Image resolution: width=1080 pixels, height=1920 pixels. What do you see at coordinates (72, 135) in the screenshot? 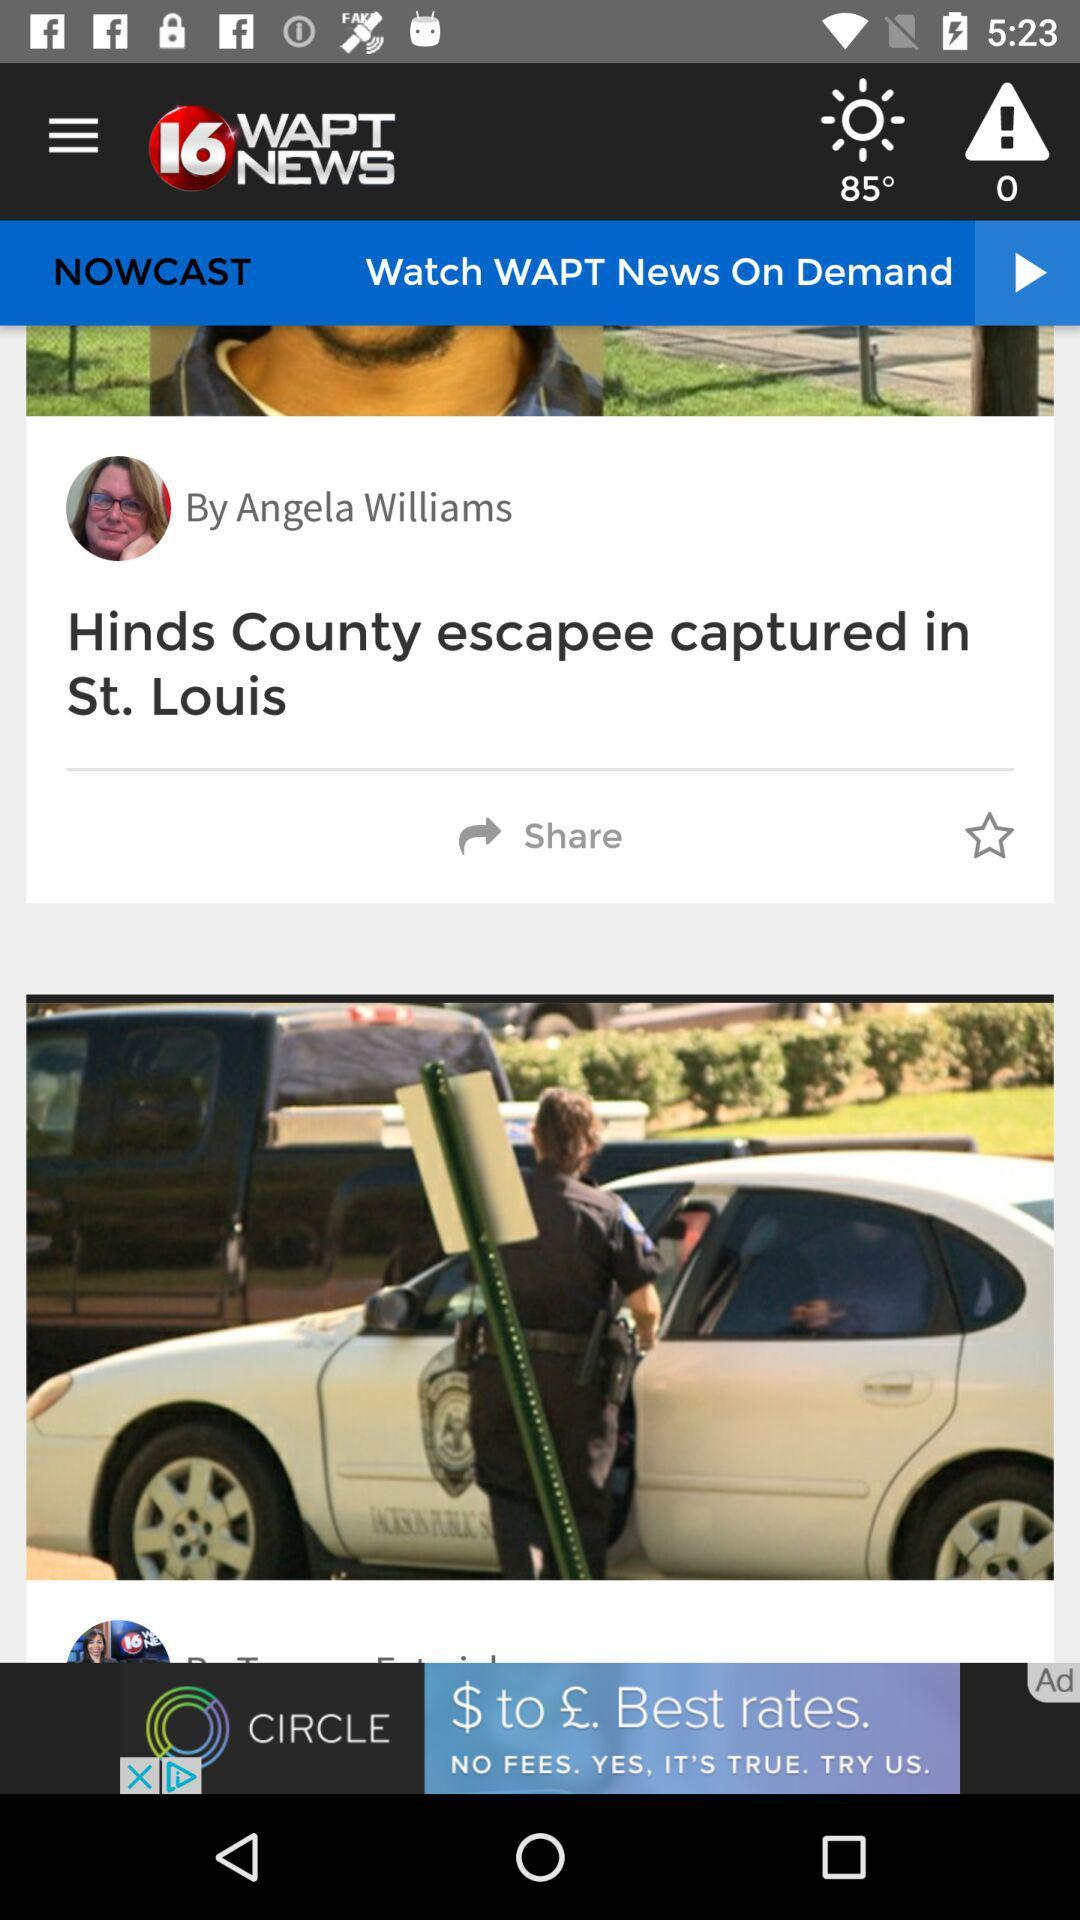
I see `the menu icon` at bounding box center [72, 135].